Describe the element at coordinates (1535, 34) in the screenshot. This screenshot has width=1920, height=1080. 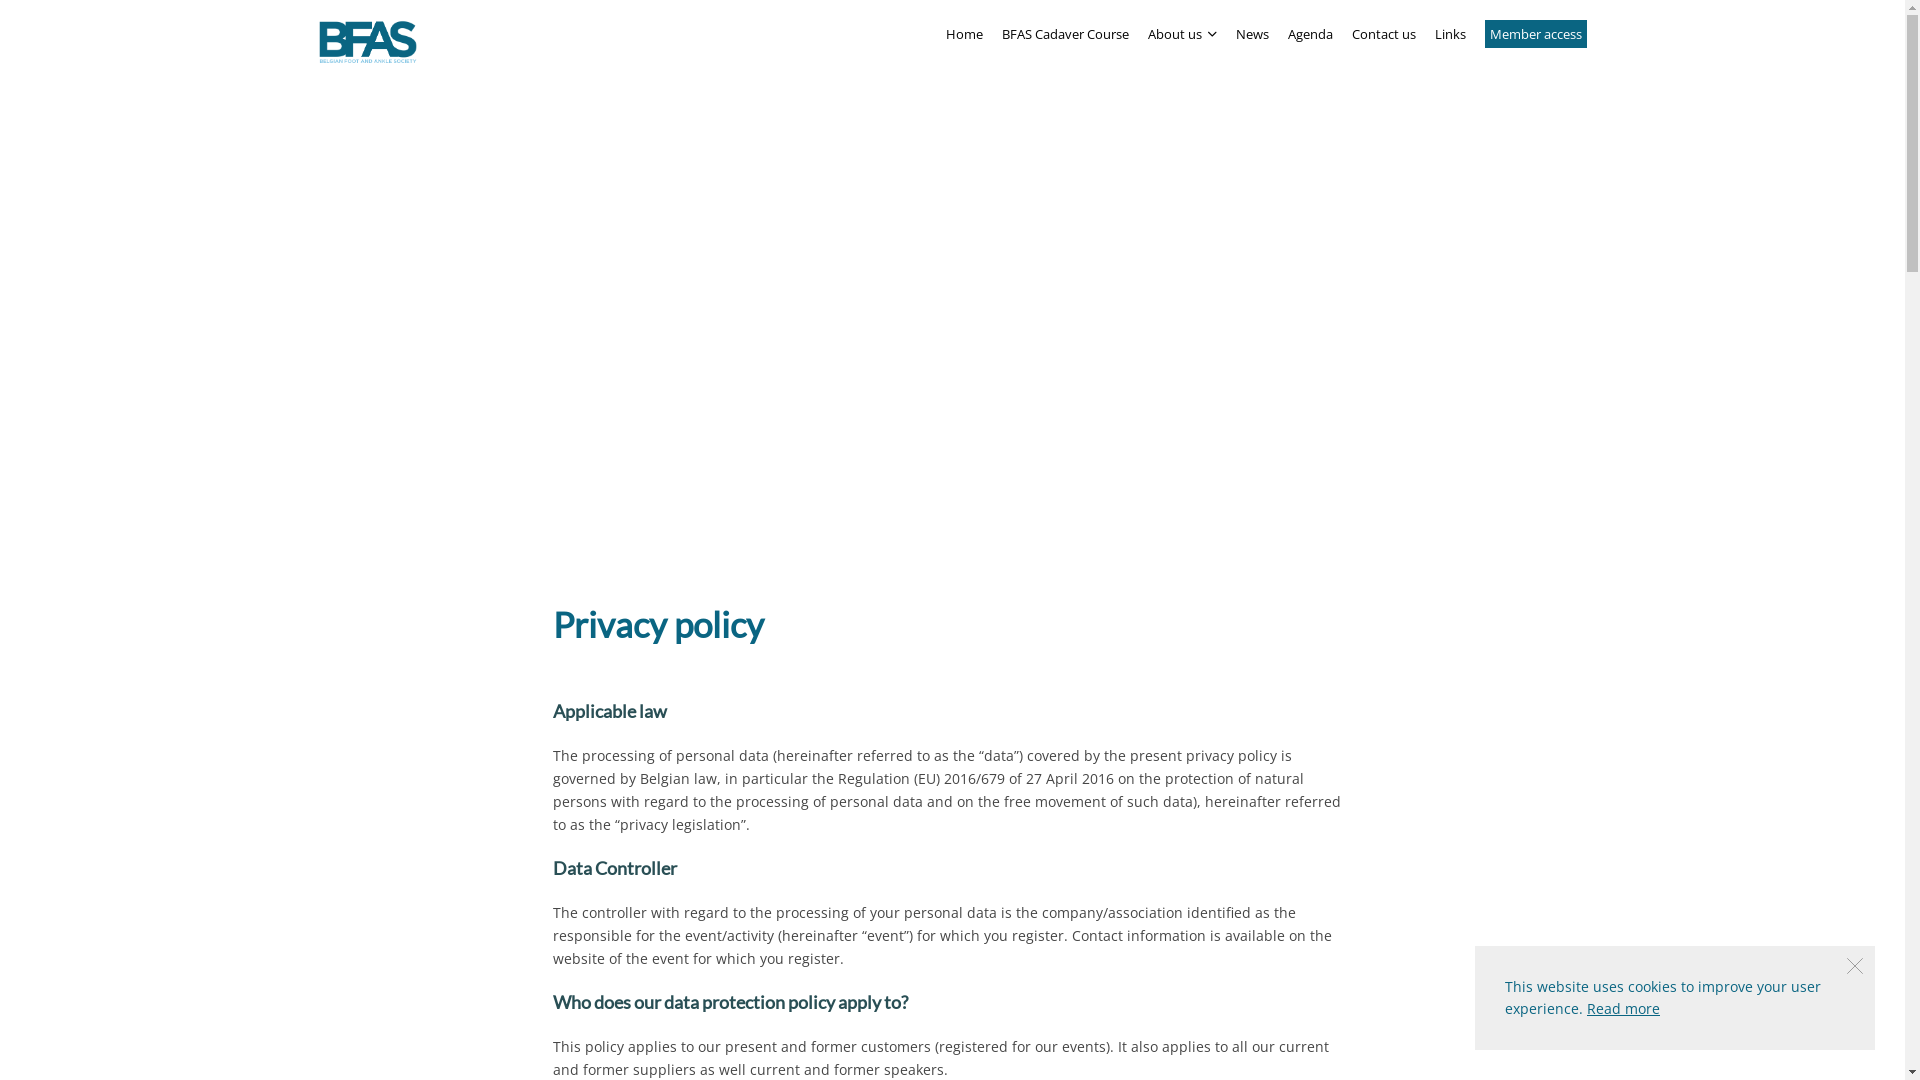
I see `'Member access'` at that location.